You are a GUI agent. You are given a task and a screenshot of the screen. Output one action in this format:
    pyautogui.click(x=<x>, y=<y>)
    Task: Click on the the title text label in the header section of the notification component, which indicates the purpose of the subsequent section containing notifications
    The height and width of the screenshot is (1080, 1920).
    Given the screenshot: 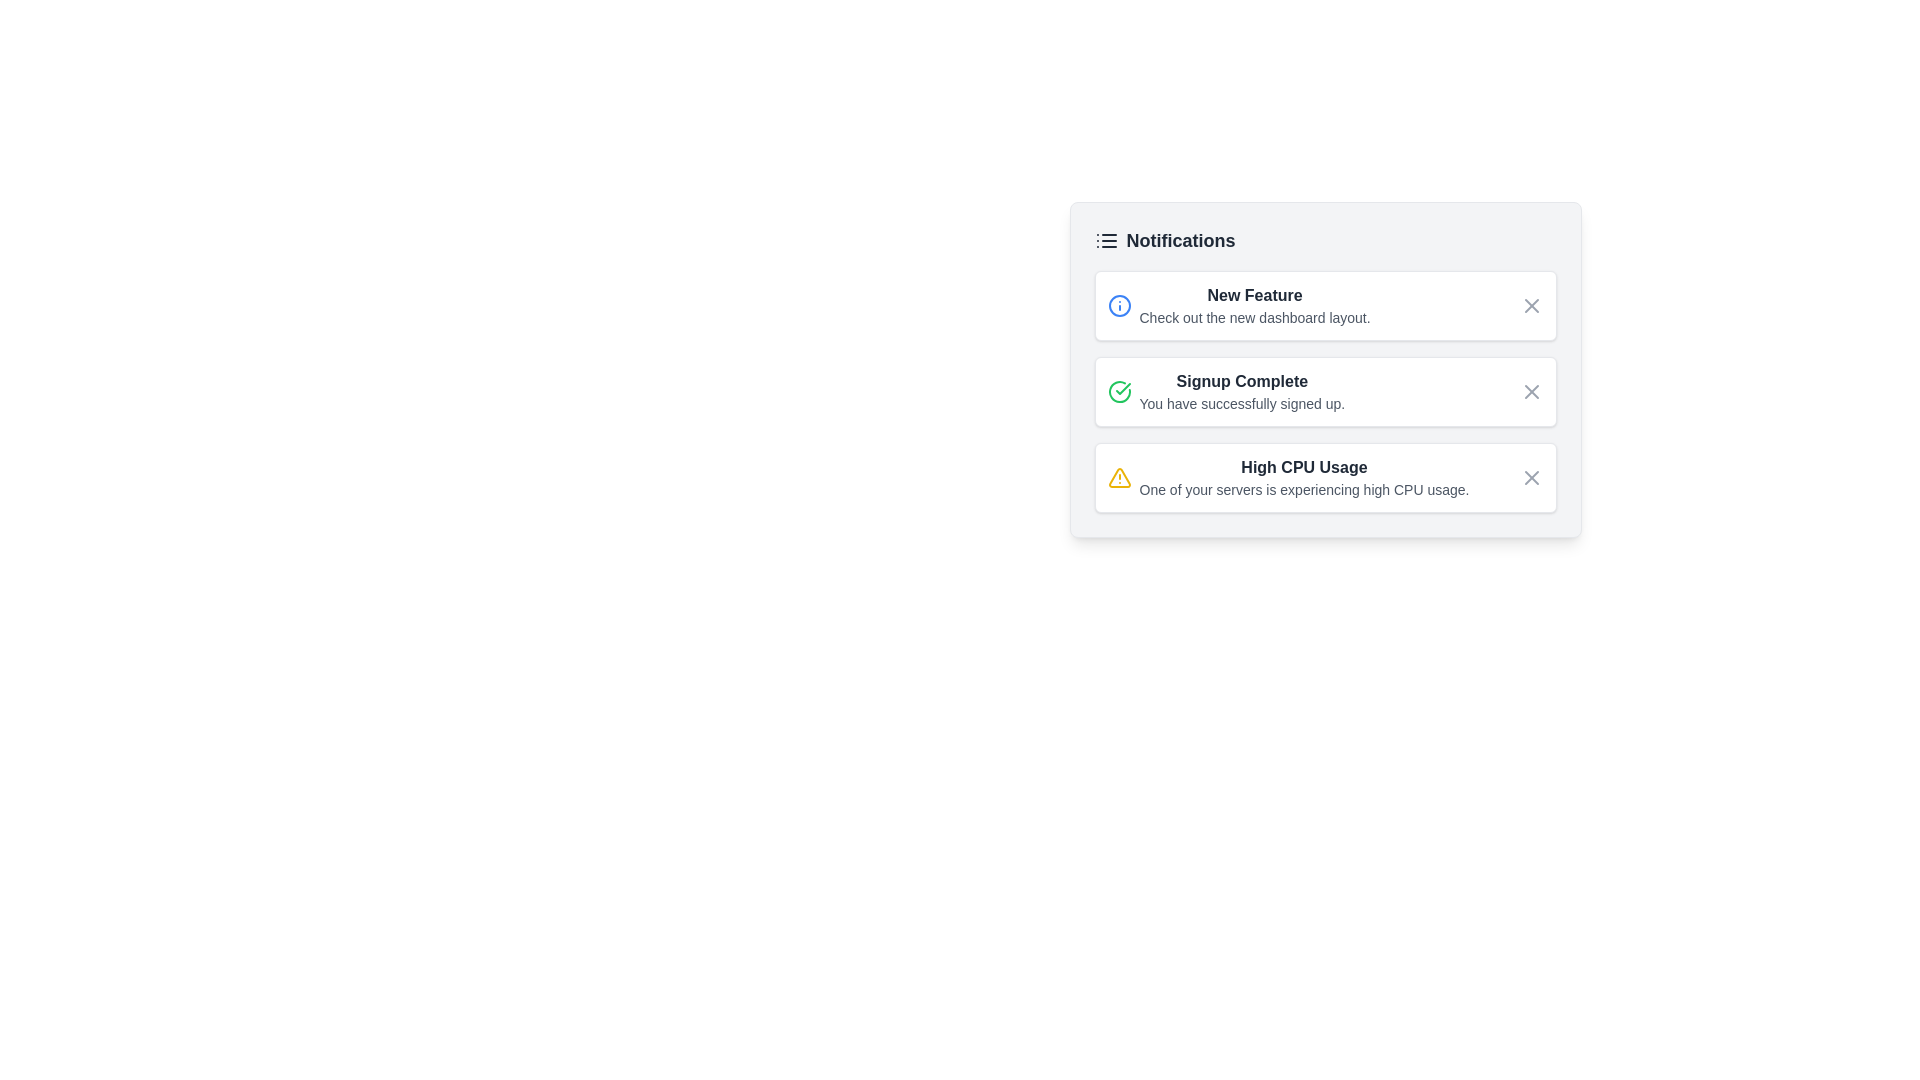 What is the action you would take?
    pyautogui.click(x=1165, y=239)
    